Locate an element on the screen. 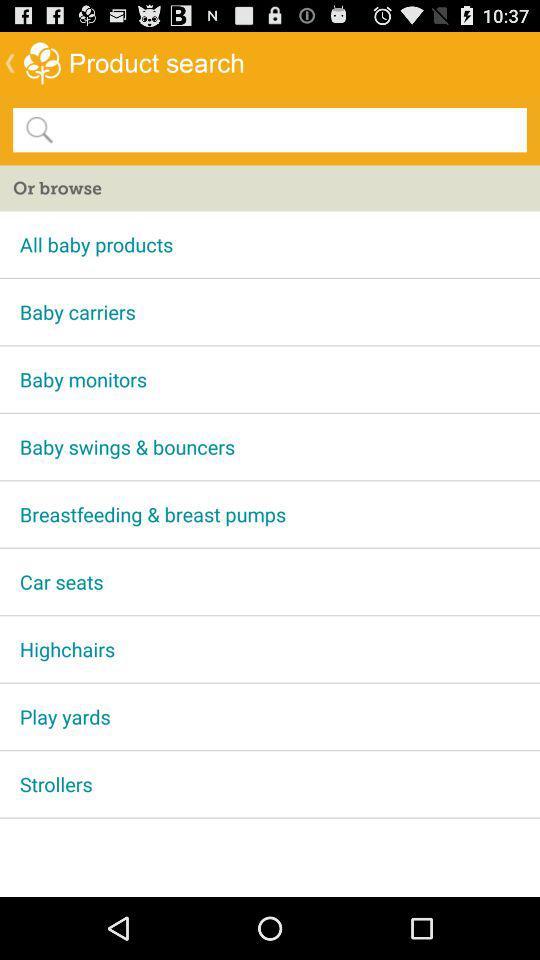 This screenshot has height=960, width=540. the strollers icon is located at coordinates (270, 784).